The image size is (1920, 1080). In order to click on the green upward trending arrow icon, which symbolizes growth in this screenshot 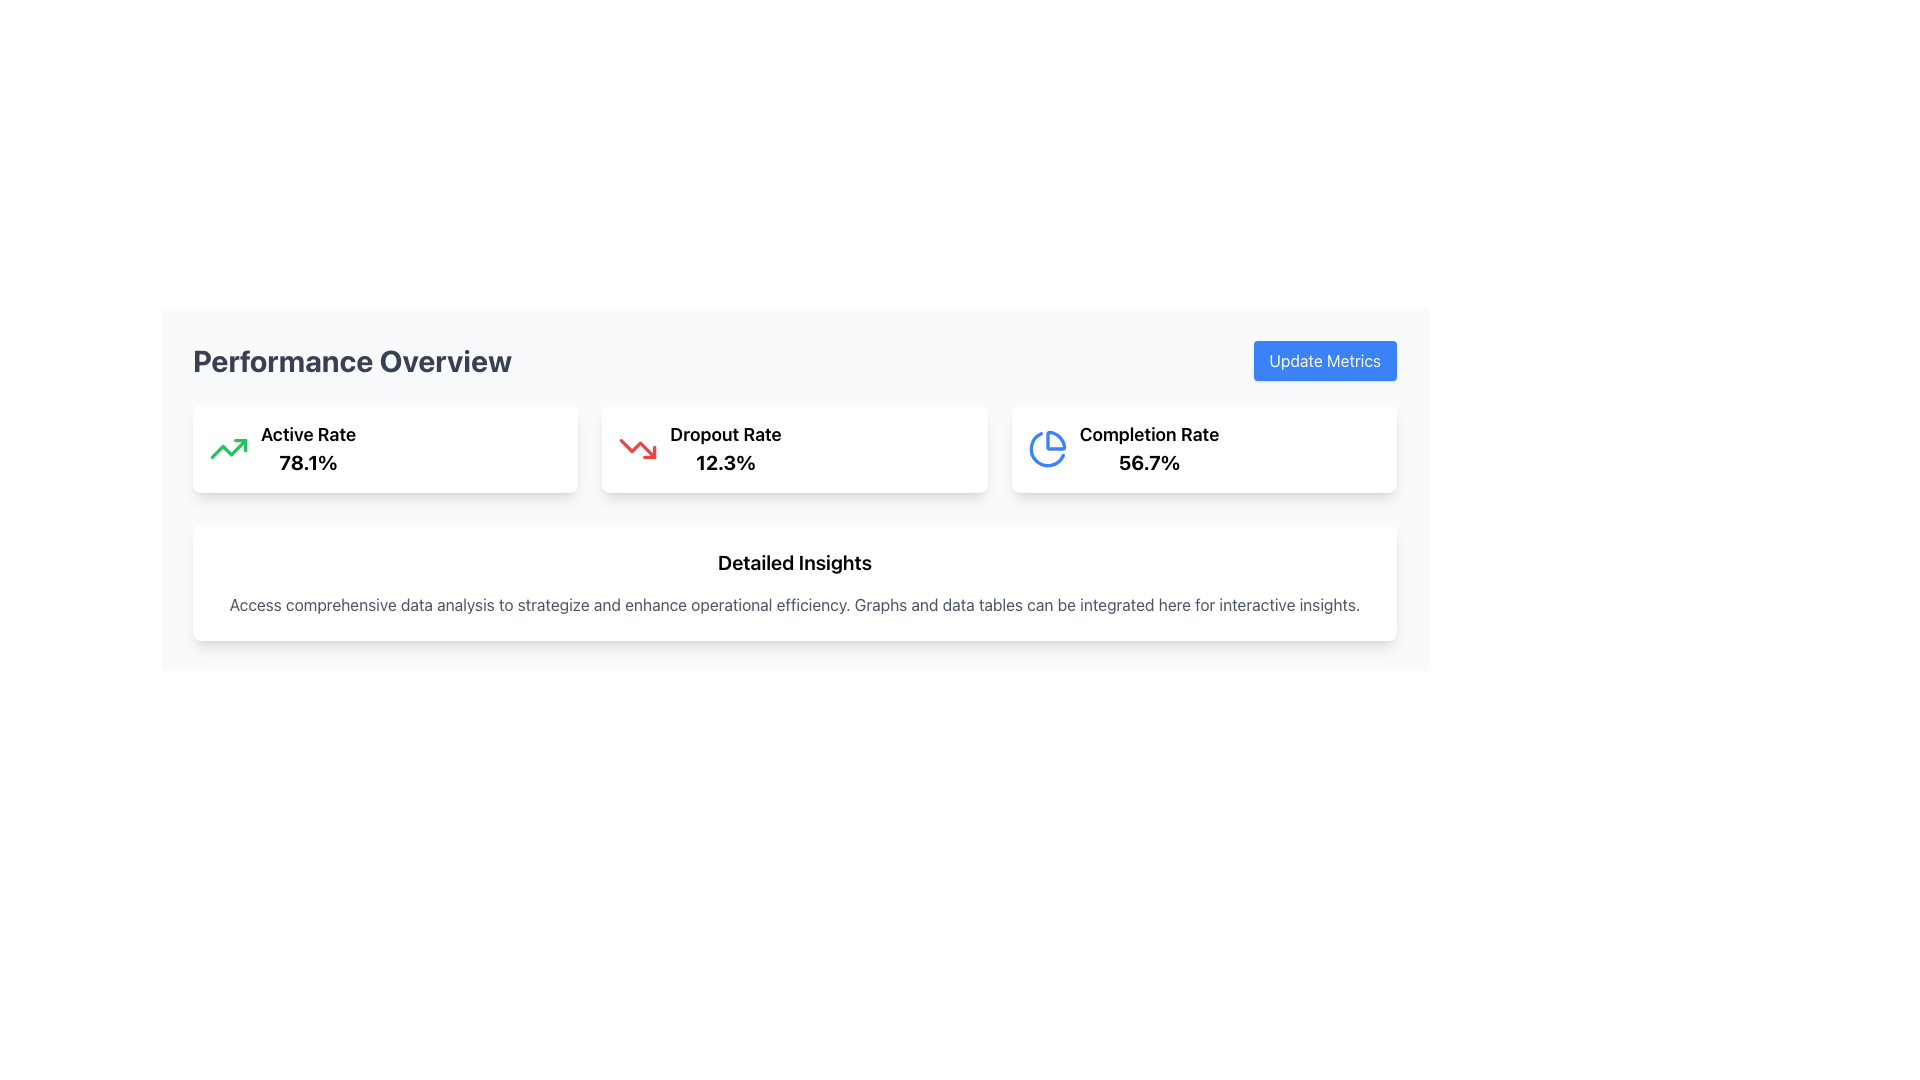, I will do `click(229, 447)`.